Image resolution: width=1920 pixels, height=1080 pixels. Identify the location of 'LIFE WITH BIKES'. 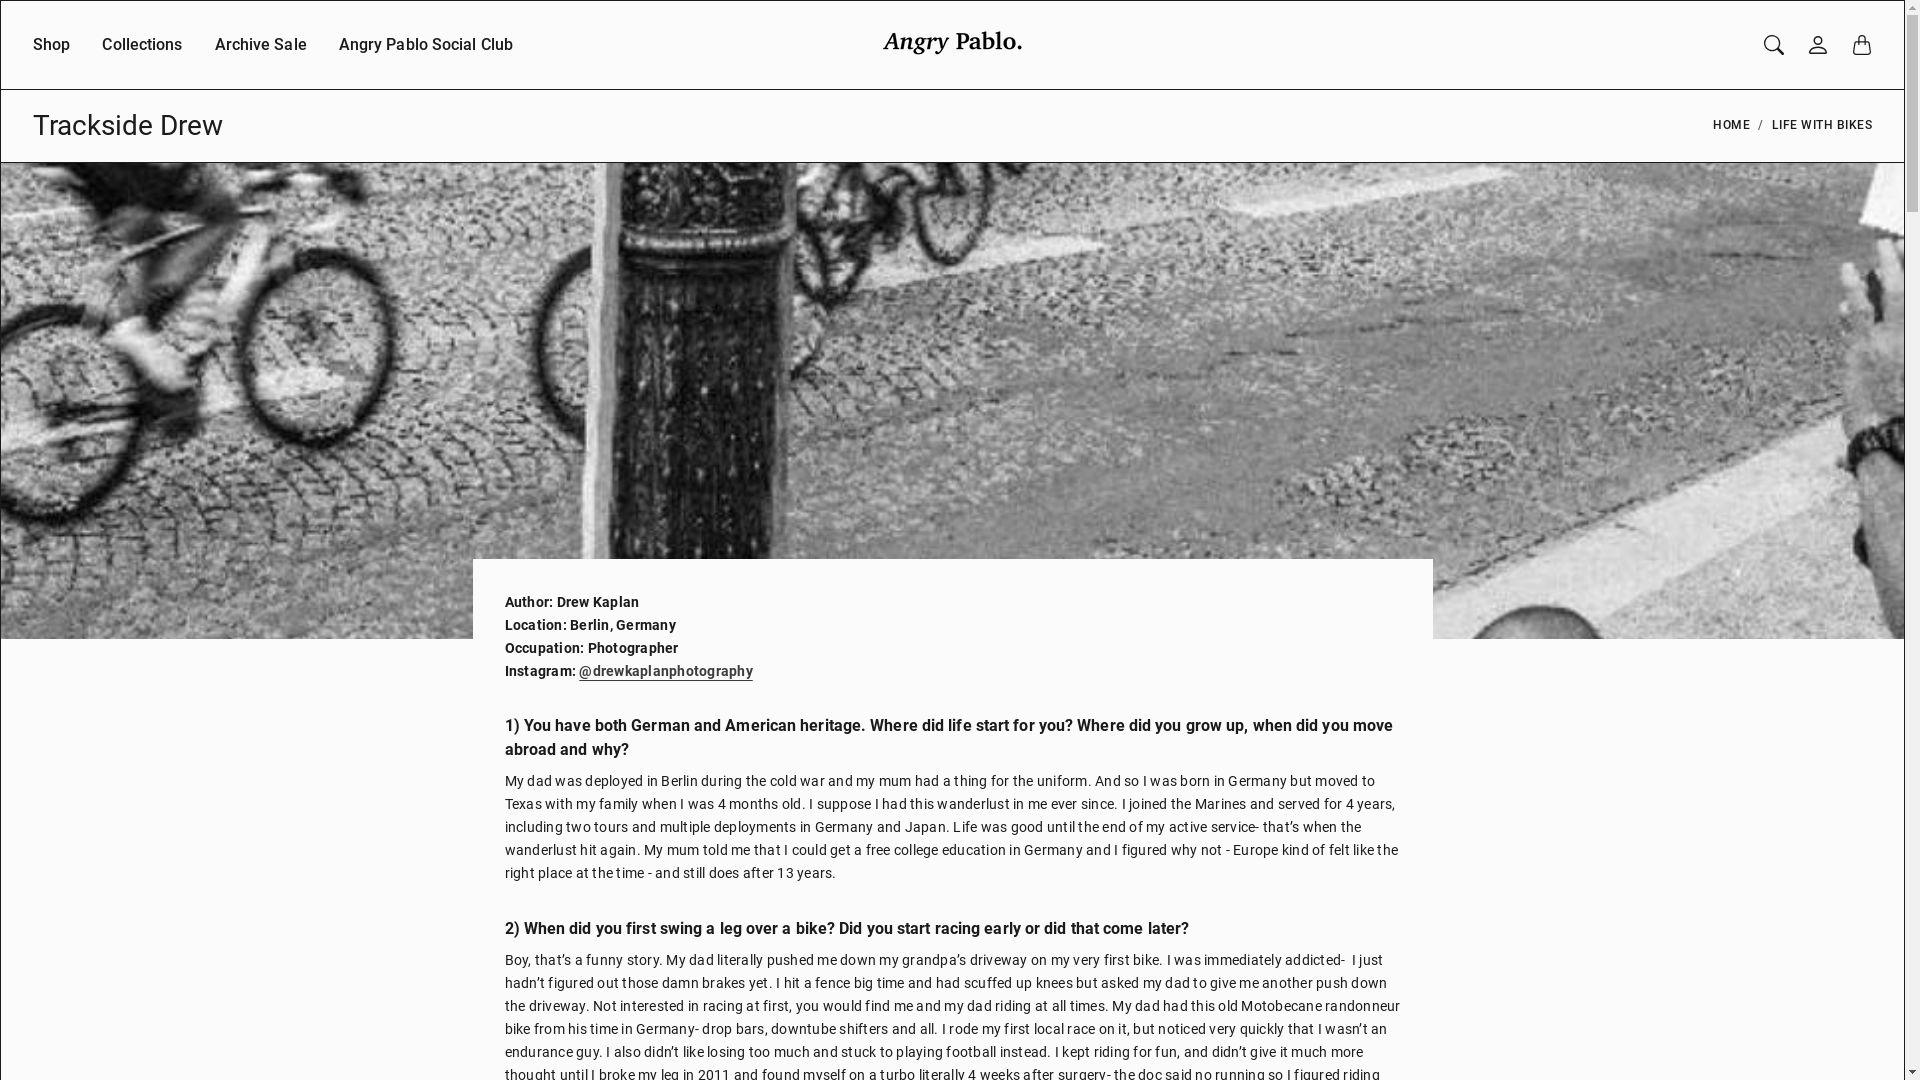
(1822, 126).